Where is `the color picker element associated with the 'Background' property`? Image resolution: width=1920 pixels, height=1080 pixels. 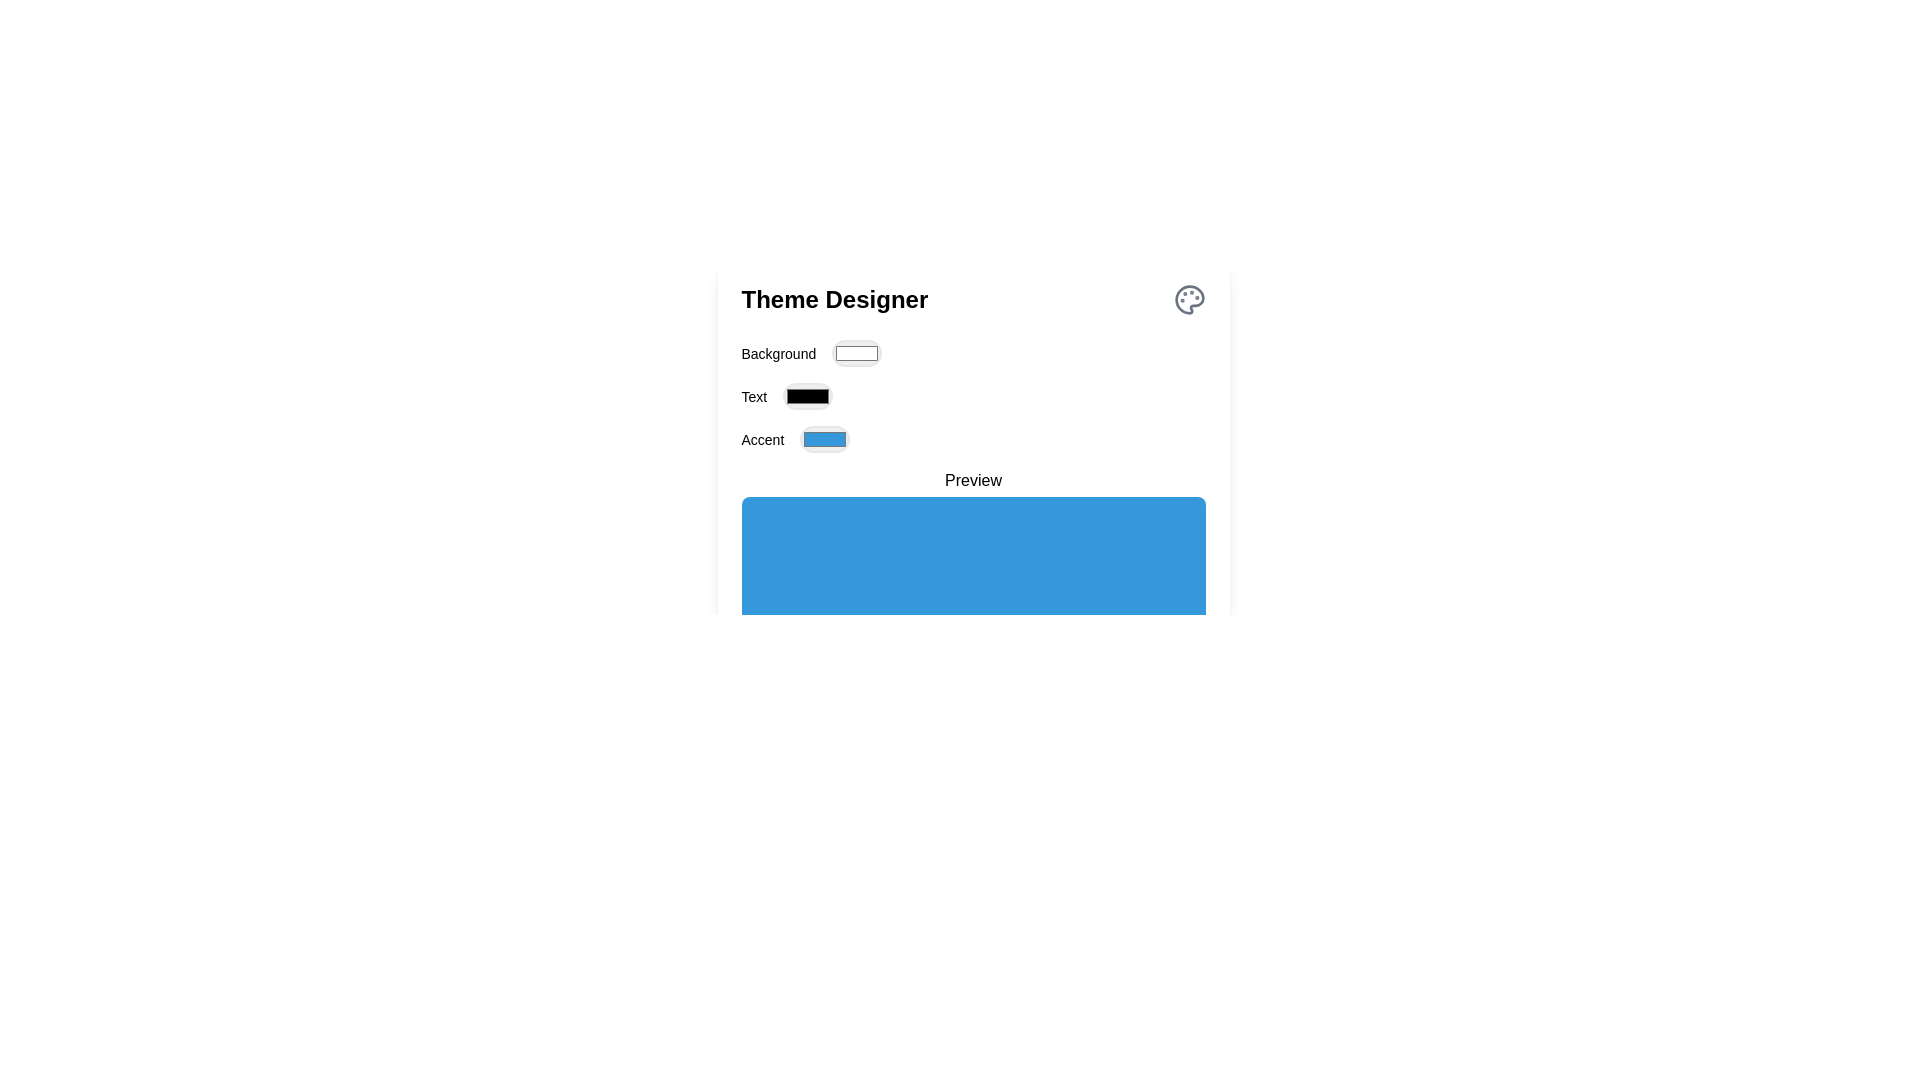
the color picker element associated with the 'Background' property is located at coordinates (973, 352).